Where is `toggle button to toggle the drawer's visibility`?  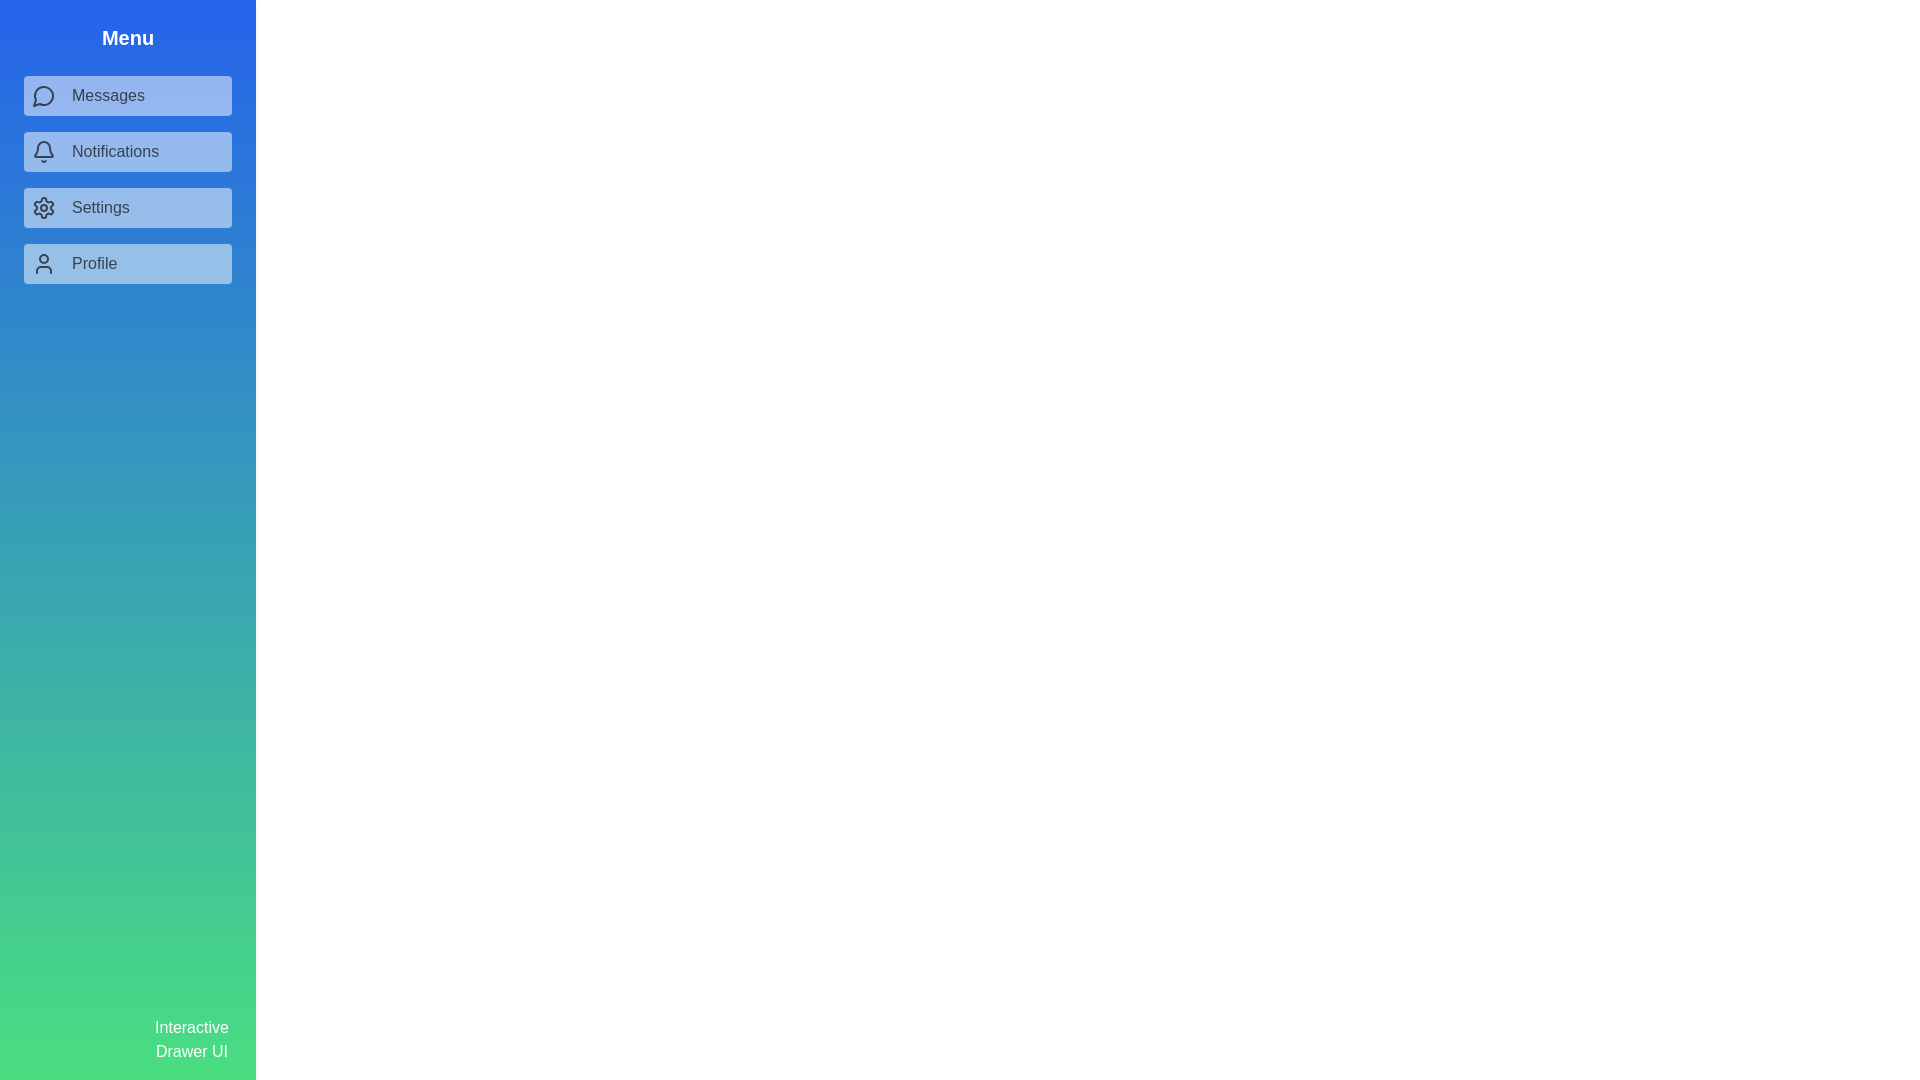 toggle button to toggle the drawer's visibility is located at coordinates (35, 35).